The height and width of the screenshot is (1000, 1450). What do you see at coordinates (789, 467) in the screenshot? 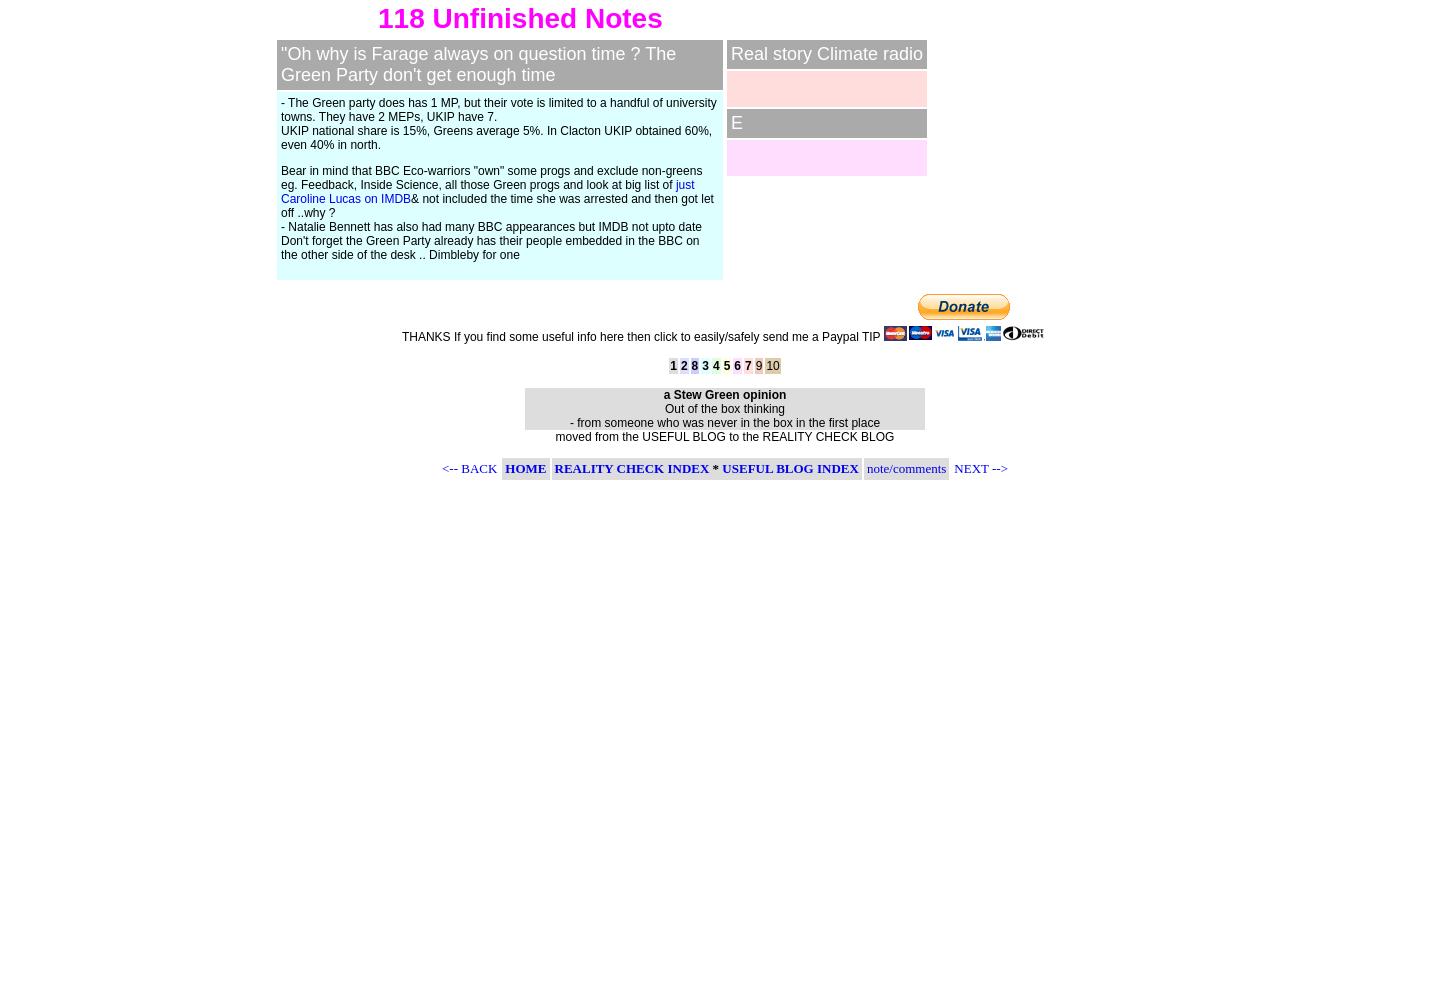
I see `'USEFUL BLOG      INDEX'` at bounding box center [789, 467].